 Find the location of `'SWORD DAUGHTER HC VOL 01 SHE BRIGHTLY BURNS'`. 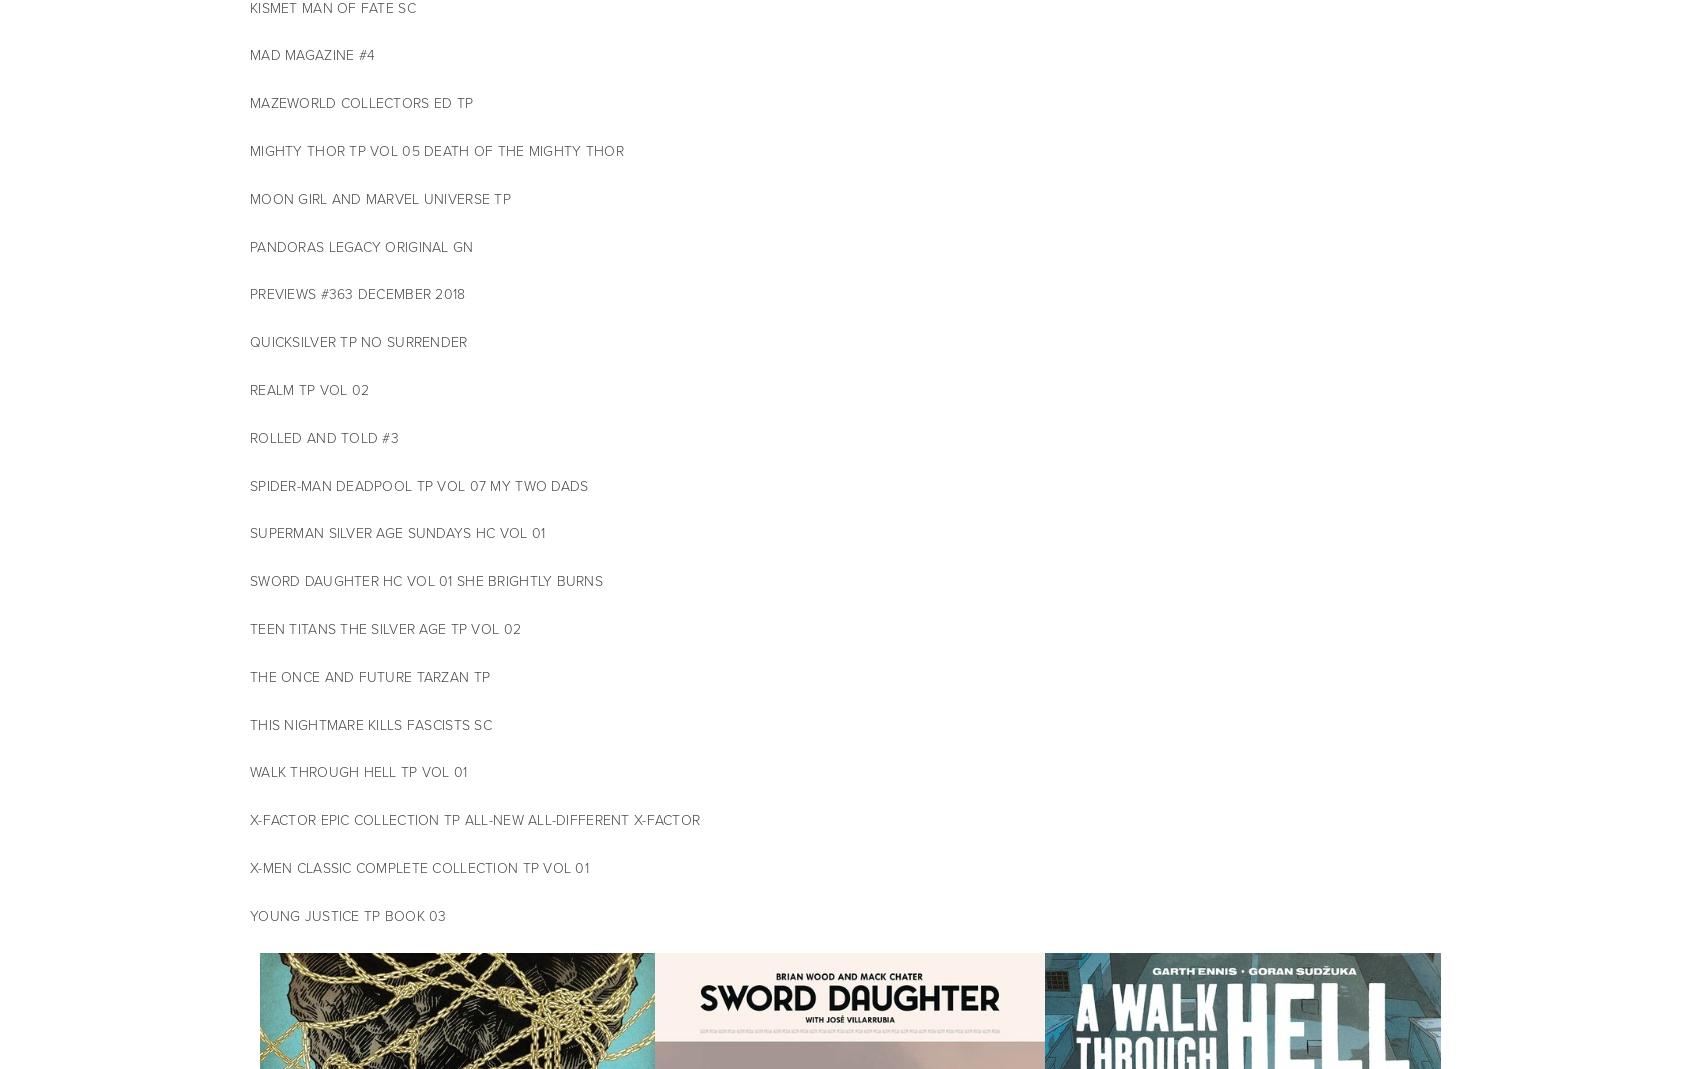

'SWORD DAUGHTER HC VOL 01 SHE BRIGHTLY BURNS' is located at coordinates (250, 581).